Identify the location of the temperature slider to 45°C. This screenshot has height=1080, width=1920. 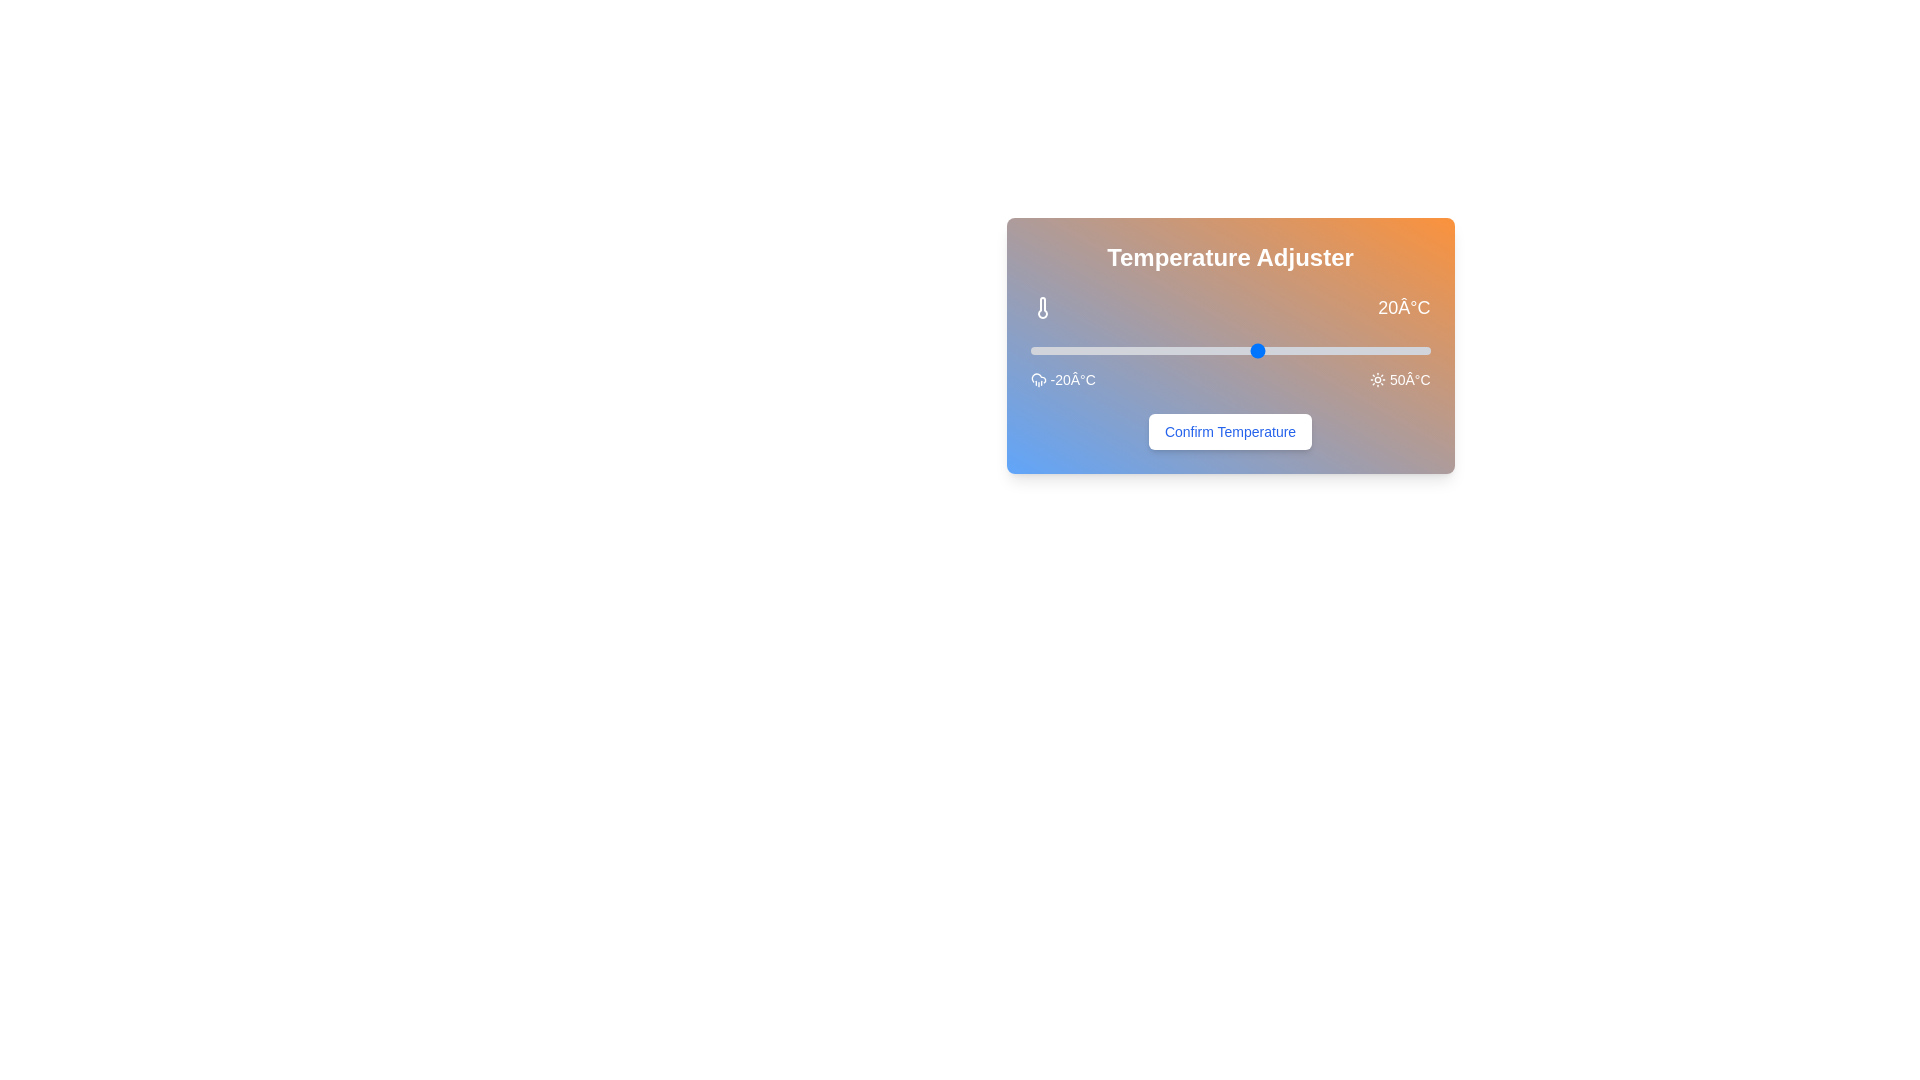
(1400, 350).